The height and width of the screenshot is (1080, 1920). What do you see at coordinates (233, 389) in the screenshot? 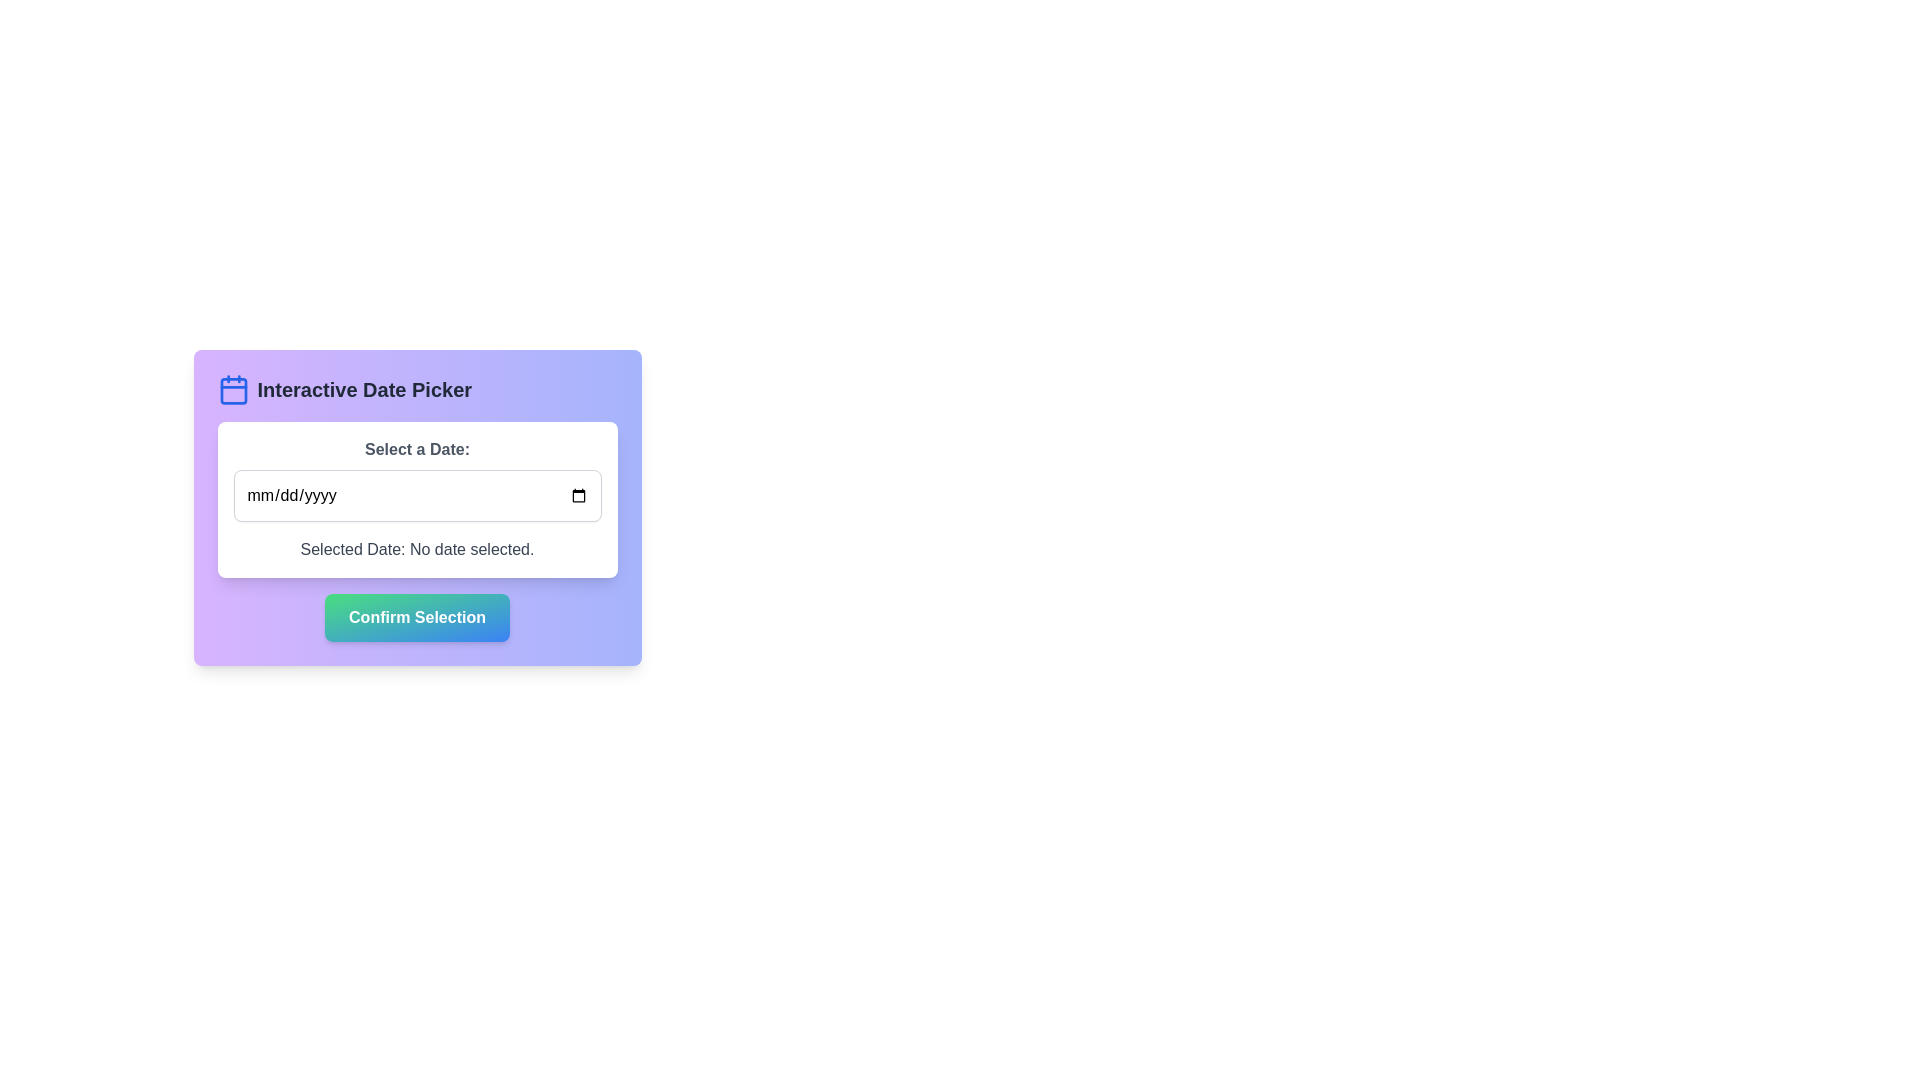
I see `the calendar icon that represents the date picker feature, located at the top-left corner of the date picker interface` at bounding box center [233, 389].